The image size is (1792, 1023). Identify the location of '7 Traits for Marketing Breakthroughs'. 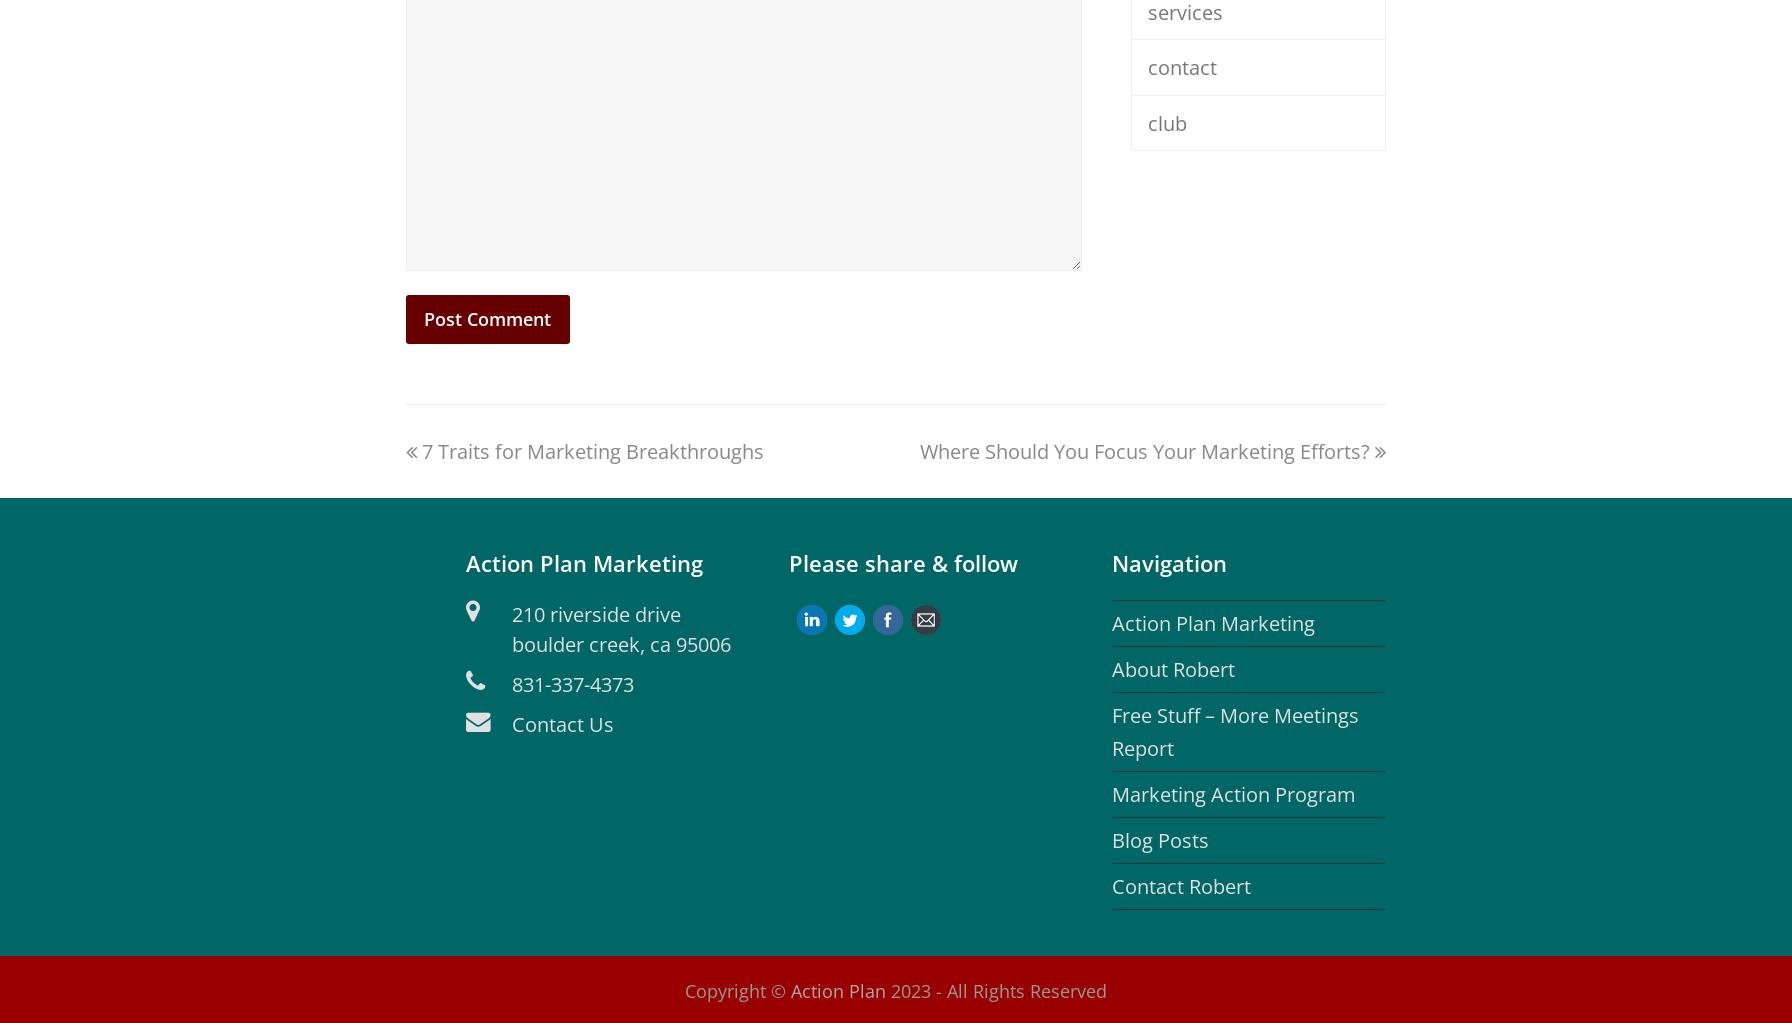
(592, 449).